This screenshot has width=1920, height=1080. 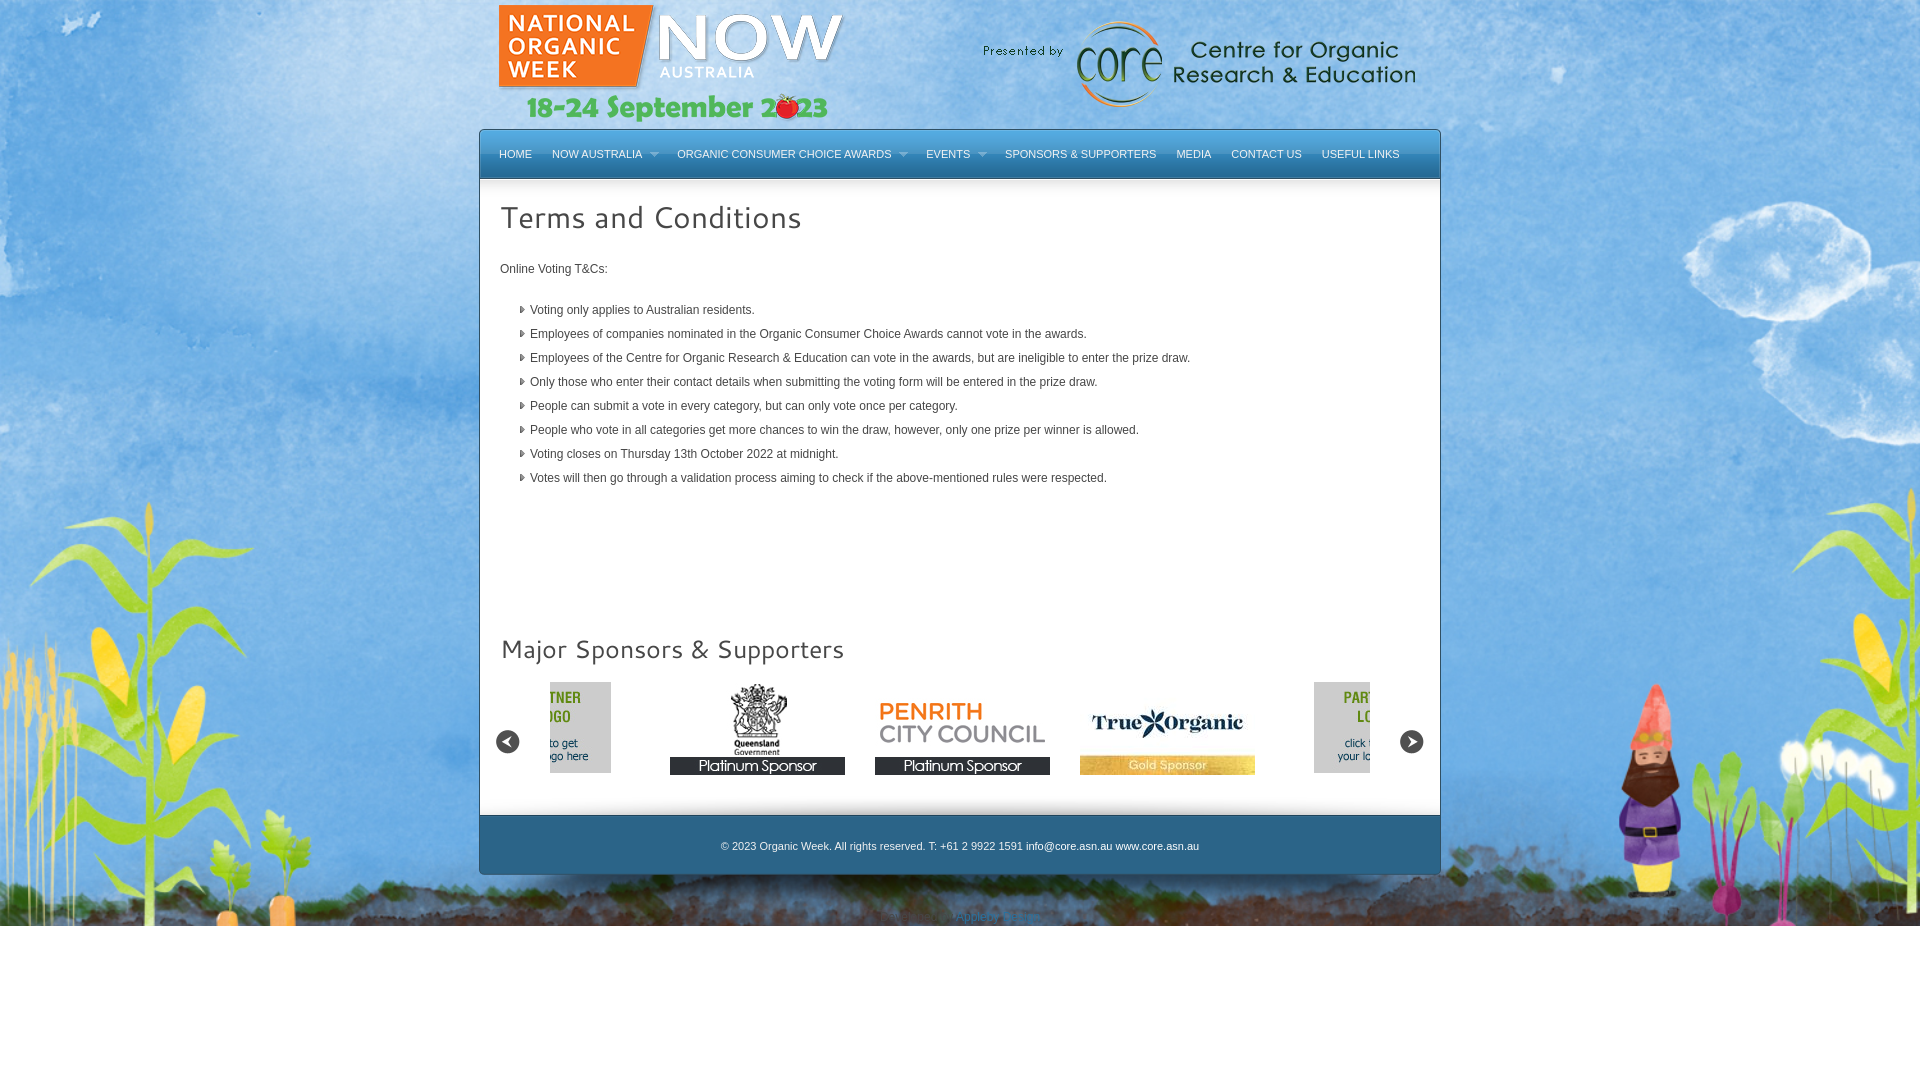 I want to click on 'USEFUL LINKS', so click(x=1360, y=152).